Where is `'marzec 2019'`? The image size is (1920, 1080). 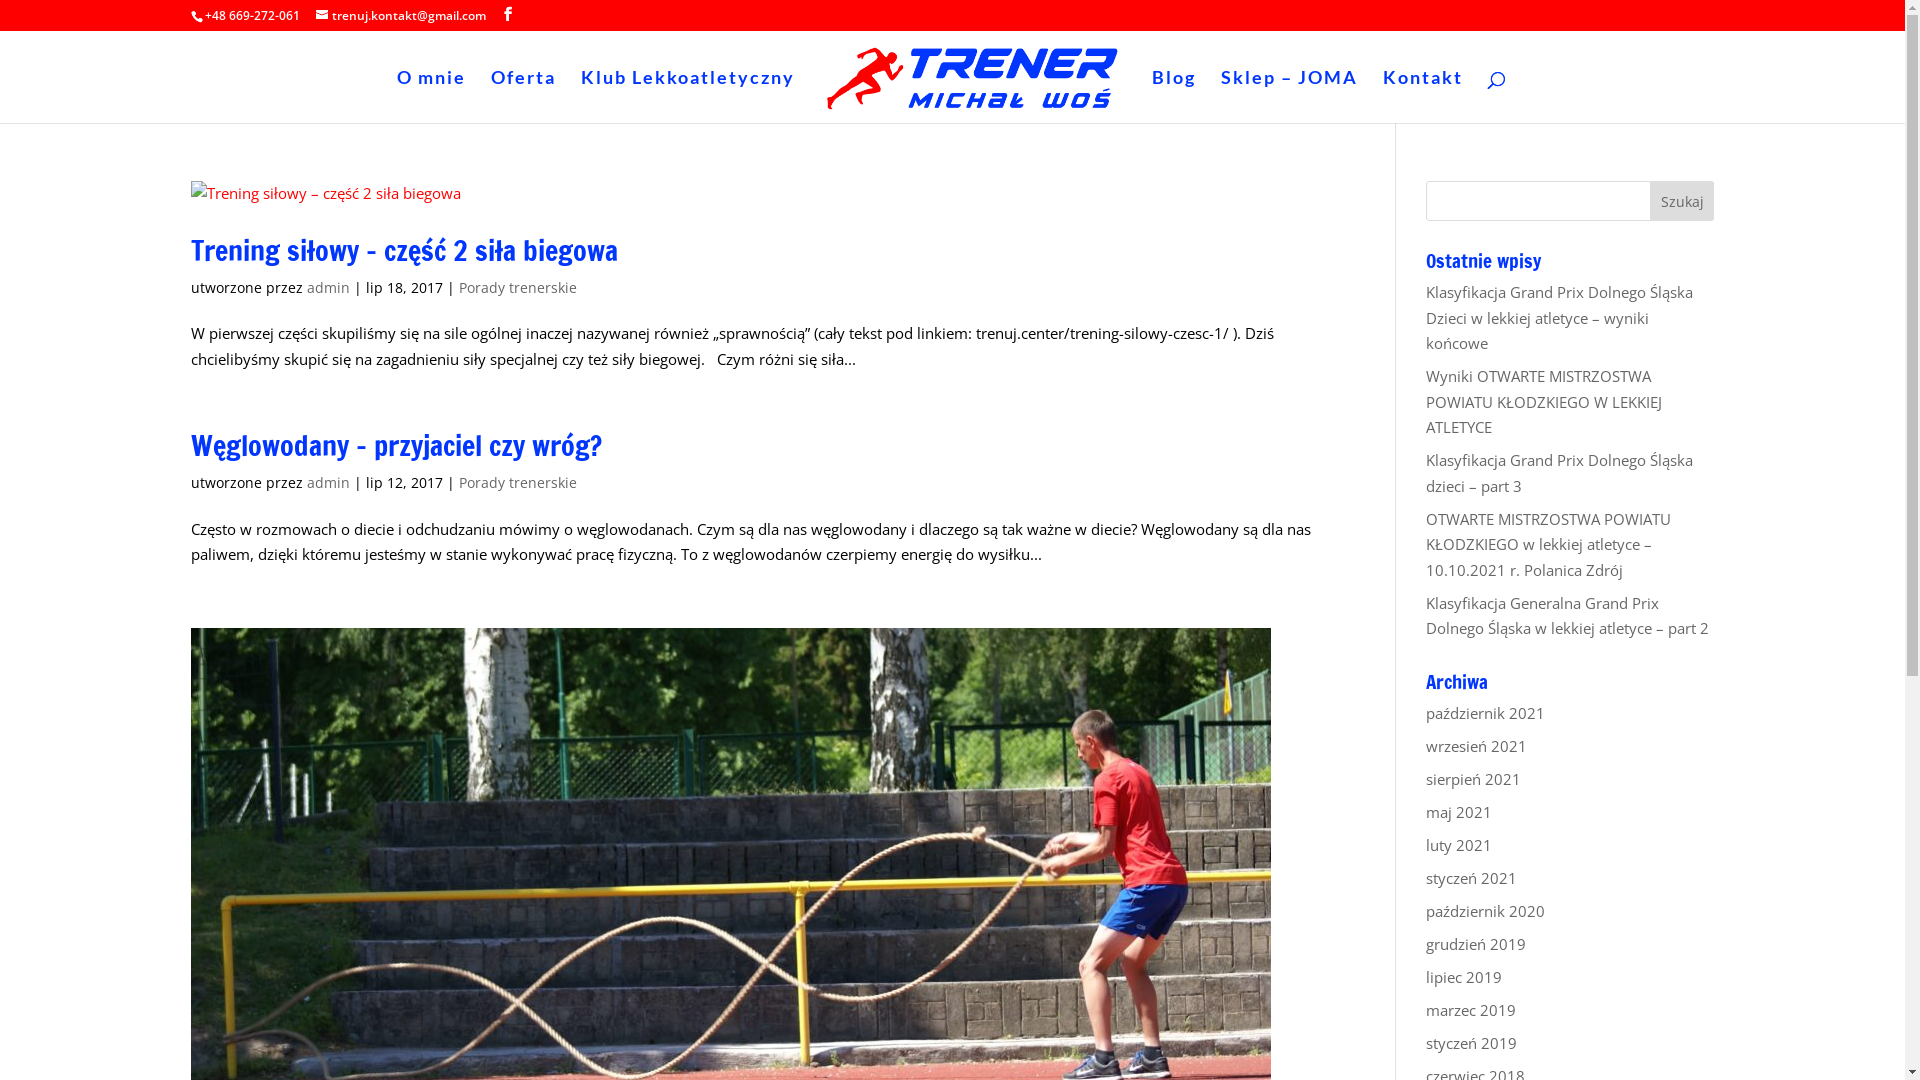 'marzec 2019' is located at coordinates (1470, 1010).